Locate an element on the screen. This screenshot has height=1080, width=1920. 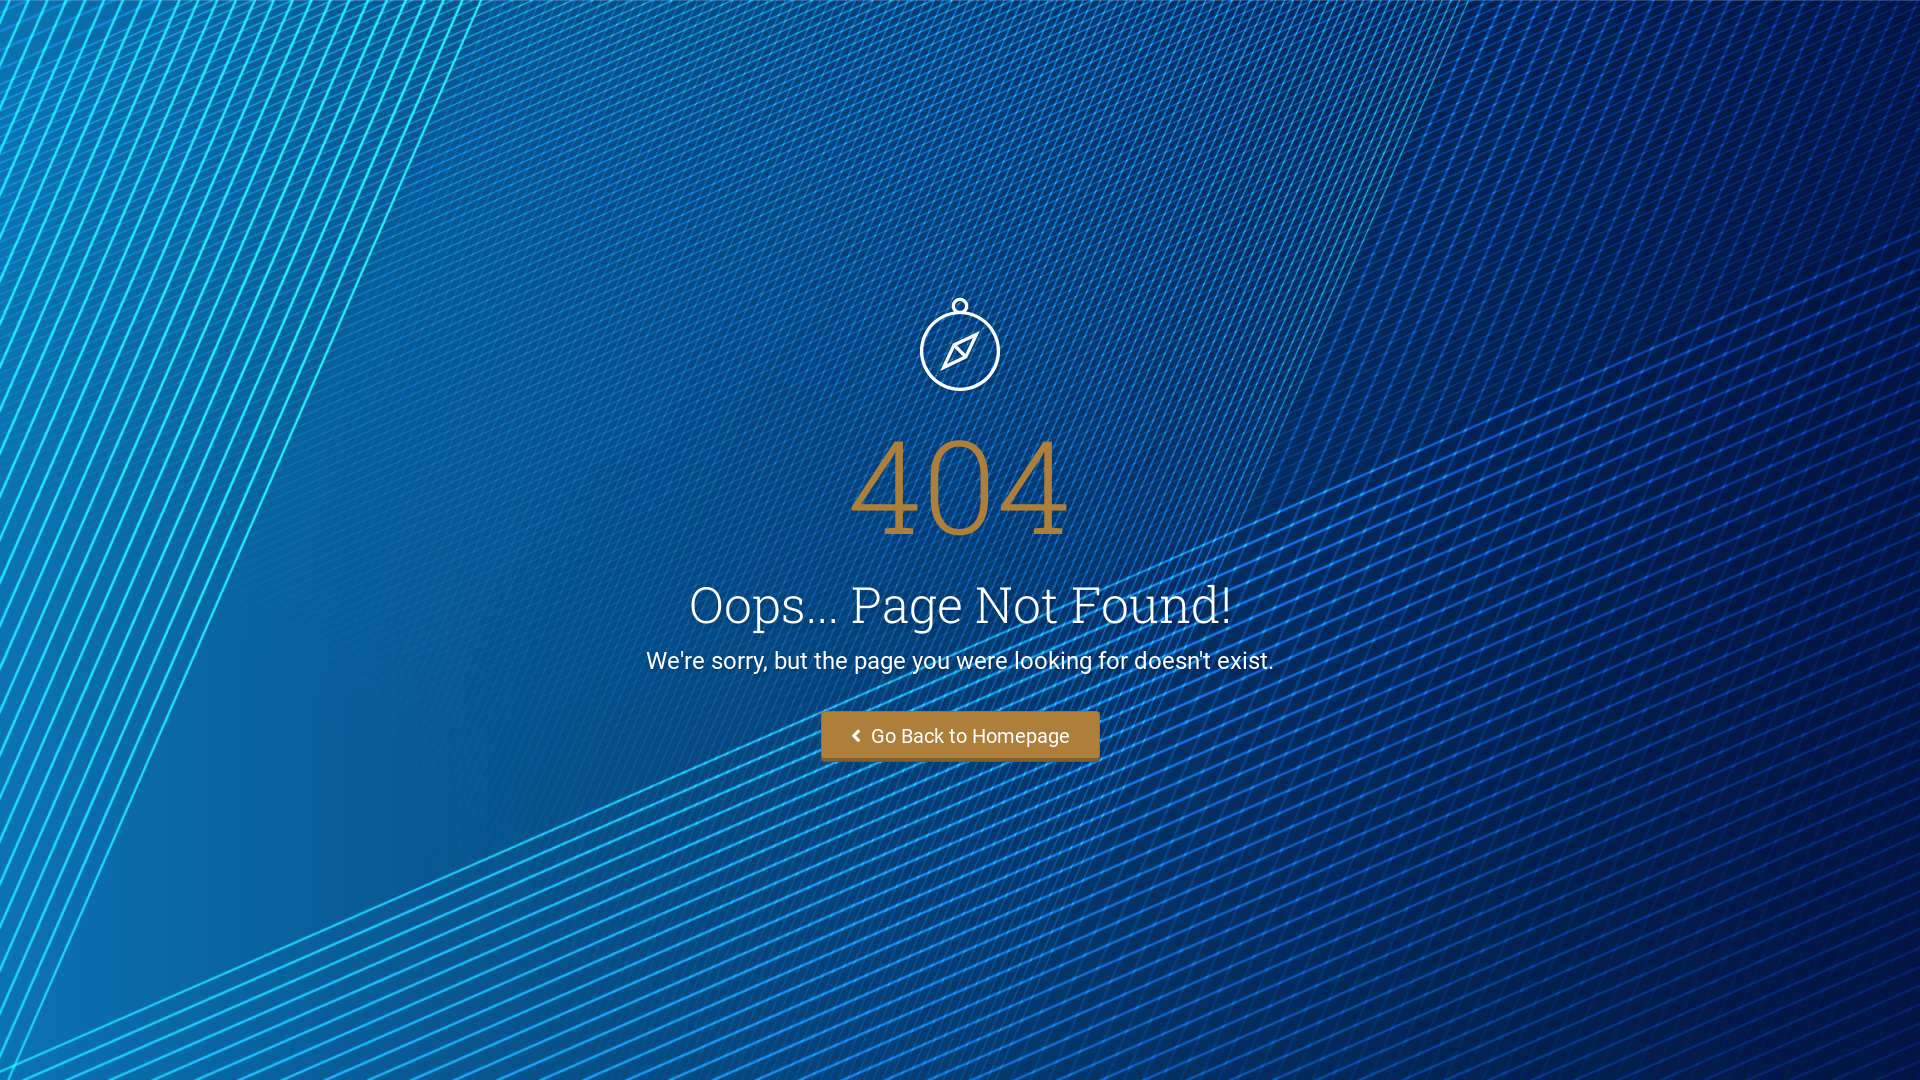
'Go Back to Homepage' is located at coordinates (958, 736).